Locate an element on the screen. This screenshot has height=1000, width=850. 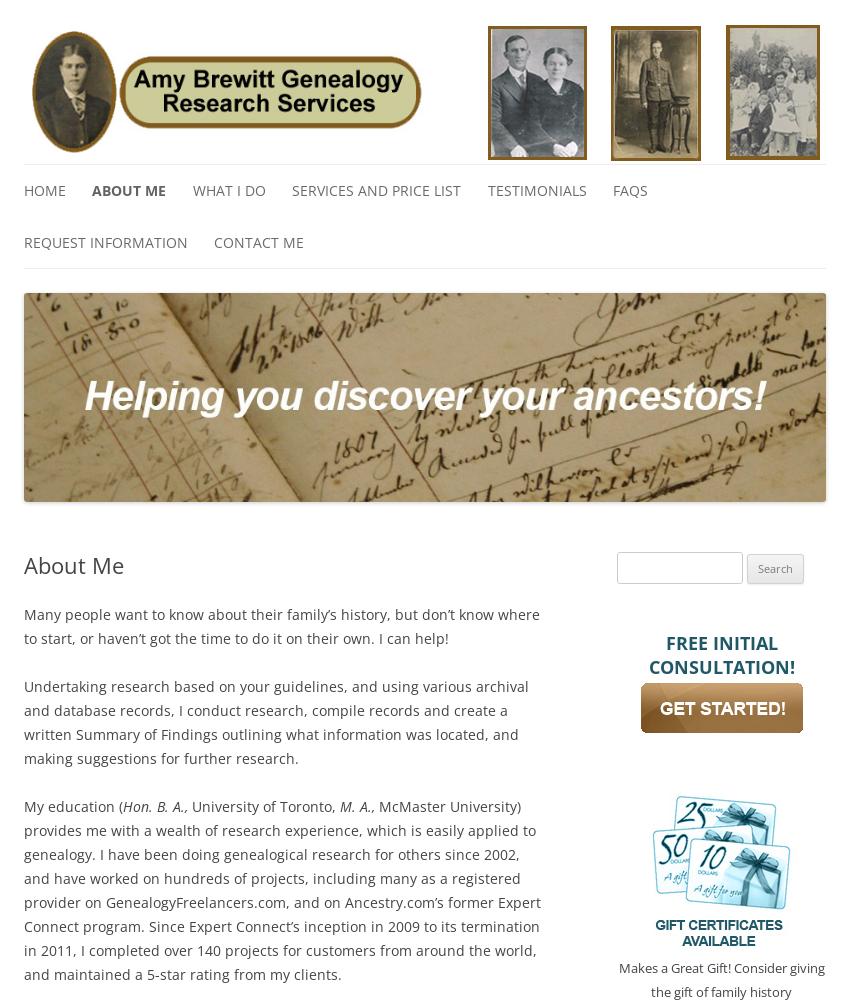
'Undertaking research based on your guidelines, and using various archival and database records, I conduct research, compile records and create a written Summary of Findings outlining what information was located, and making suggestions for further research.' is located at coordinates (275, 720).